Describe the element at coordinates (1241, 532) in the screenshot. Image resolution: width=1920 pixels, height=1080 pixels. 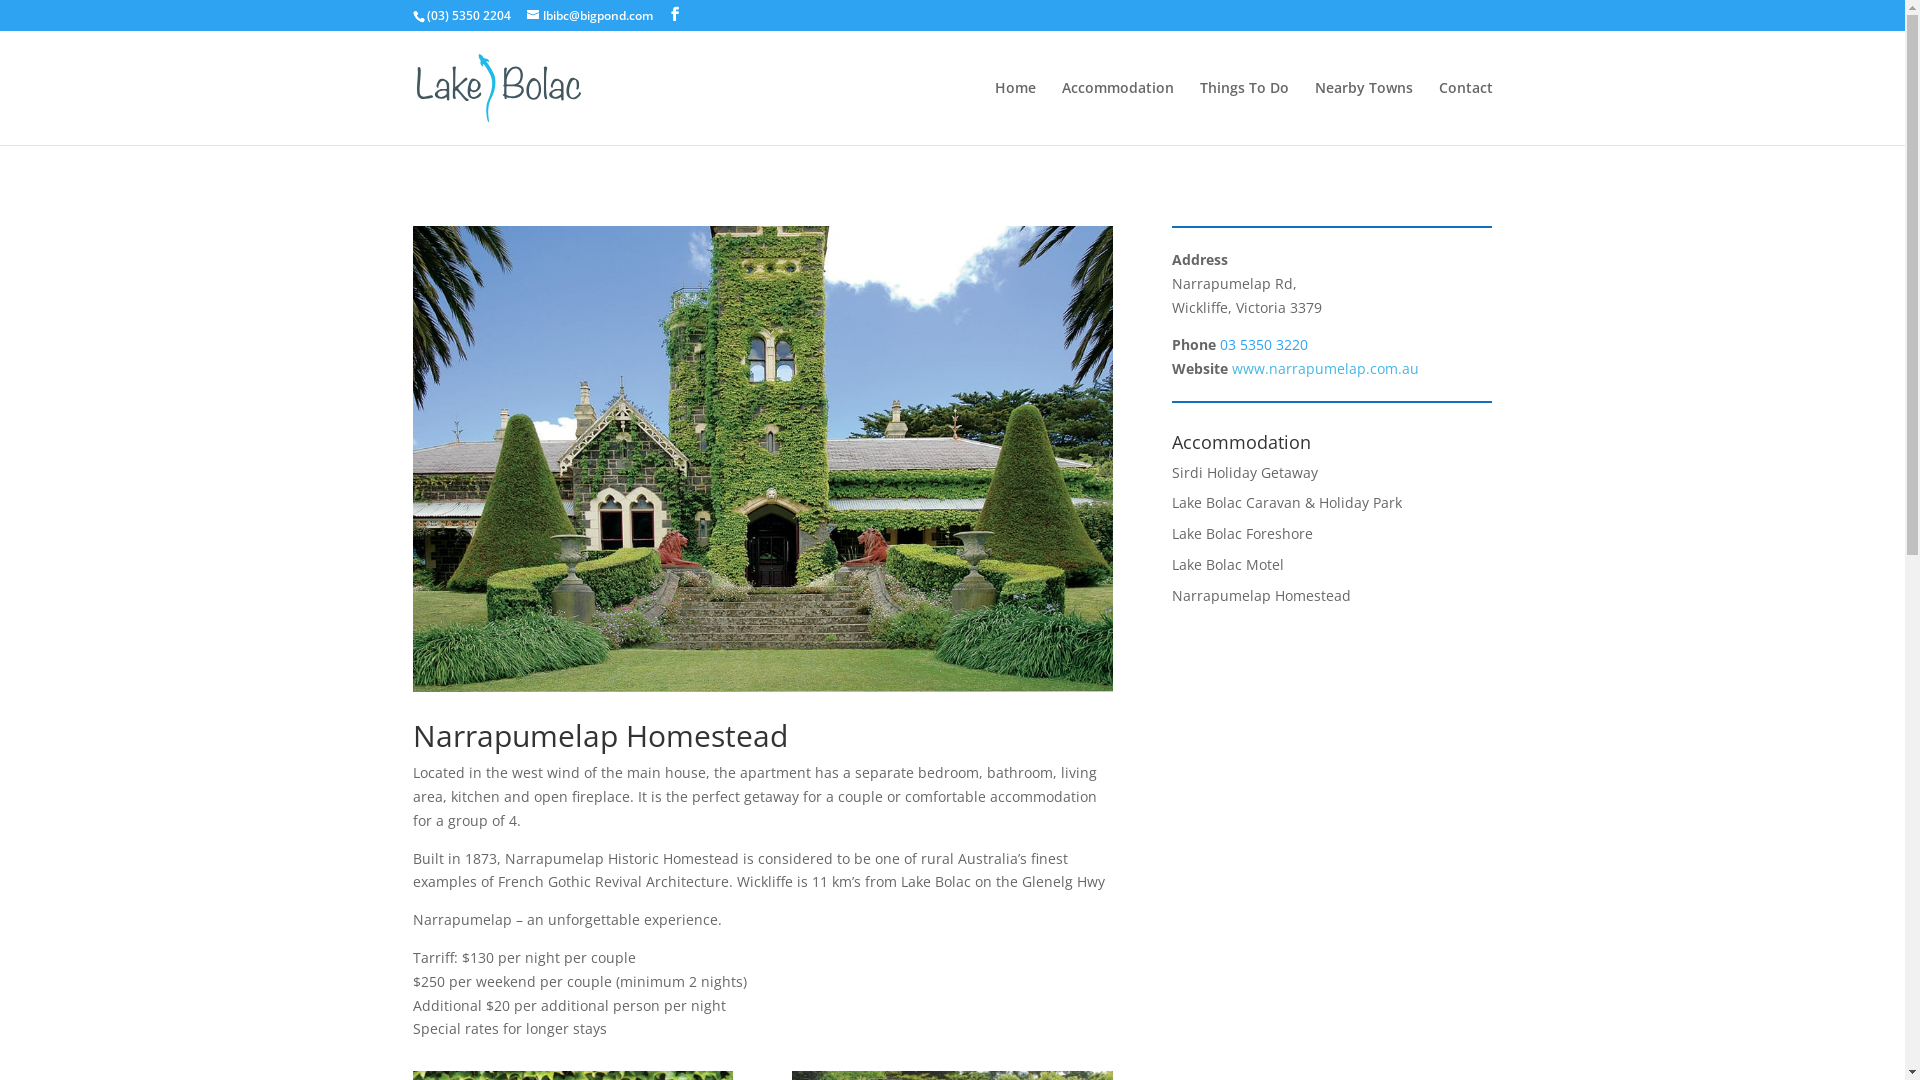
I see `'Lake Bolac Foreshore'` at that location.